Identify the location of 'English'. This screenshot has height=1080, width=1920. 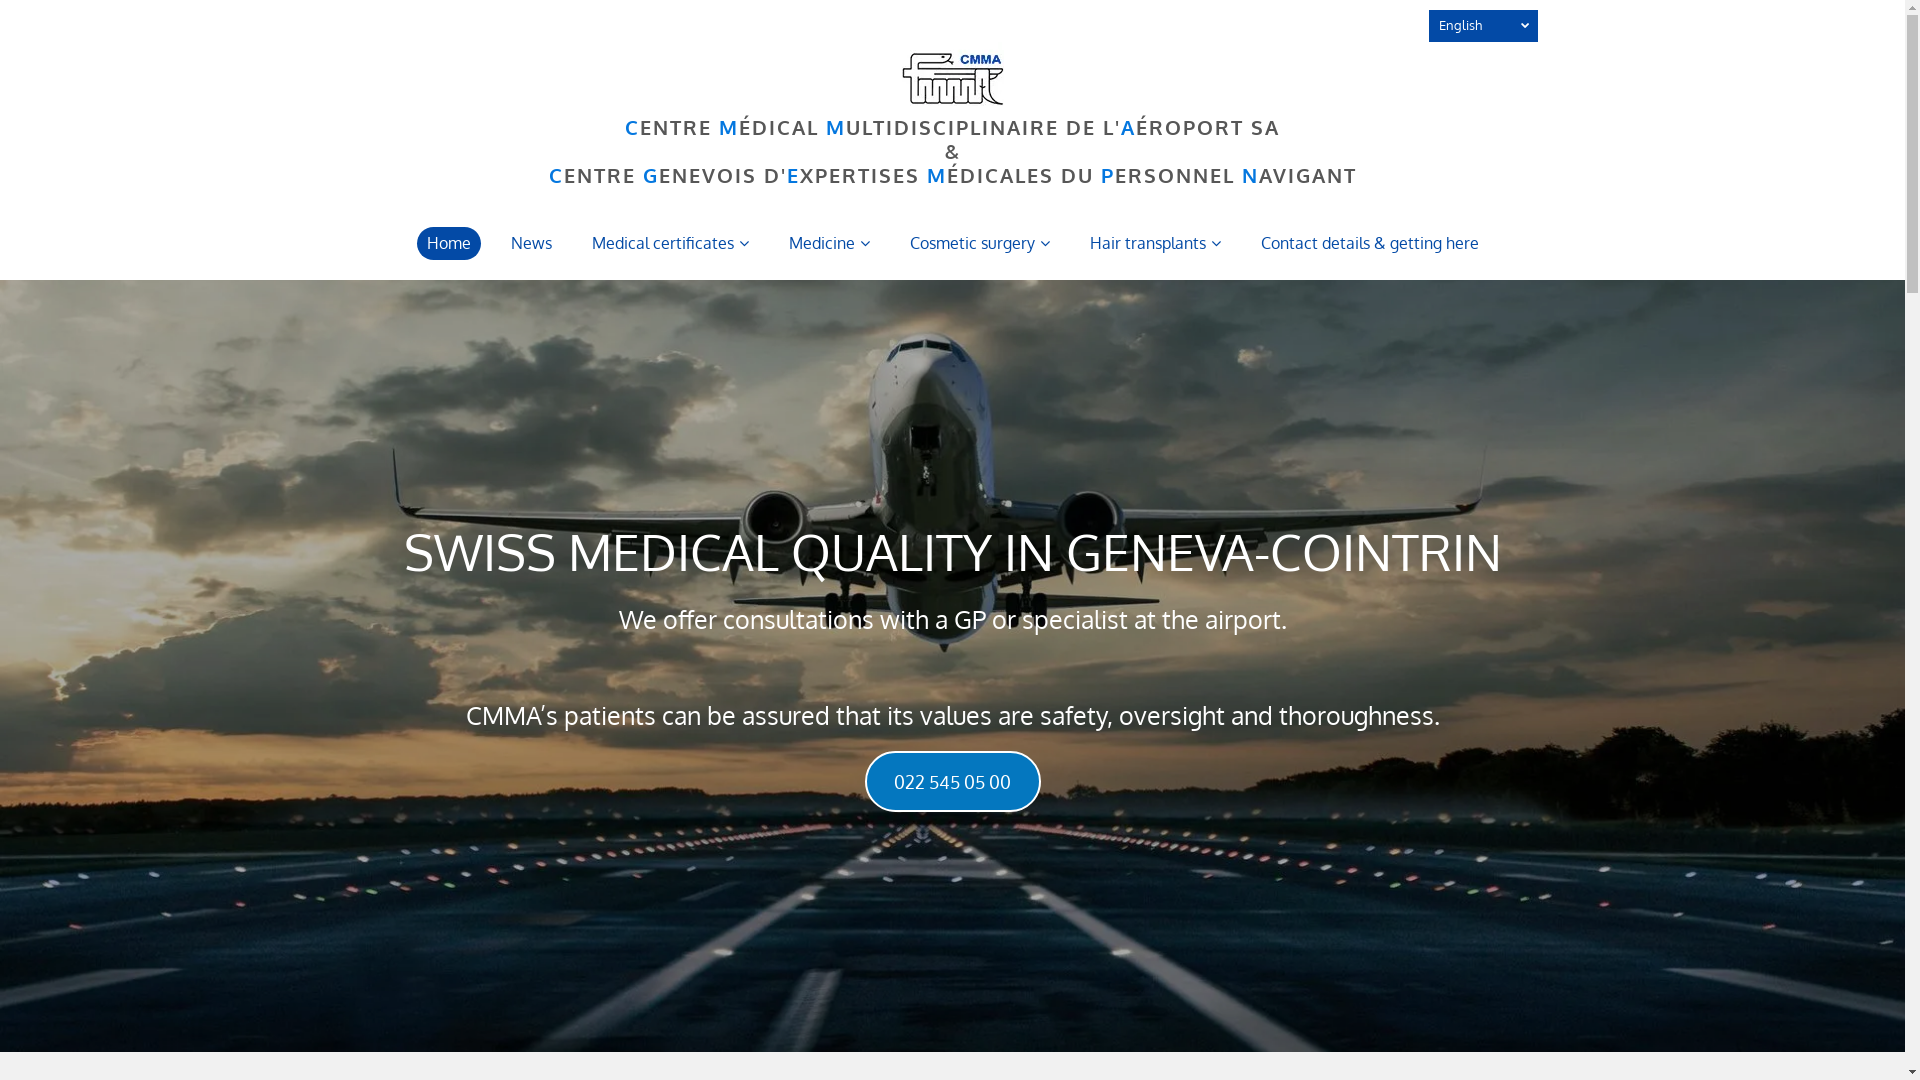
(1482, 26).